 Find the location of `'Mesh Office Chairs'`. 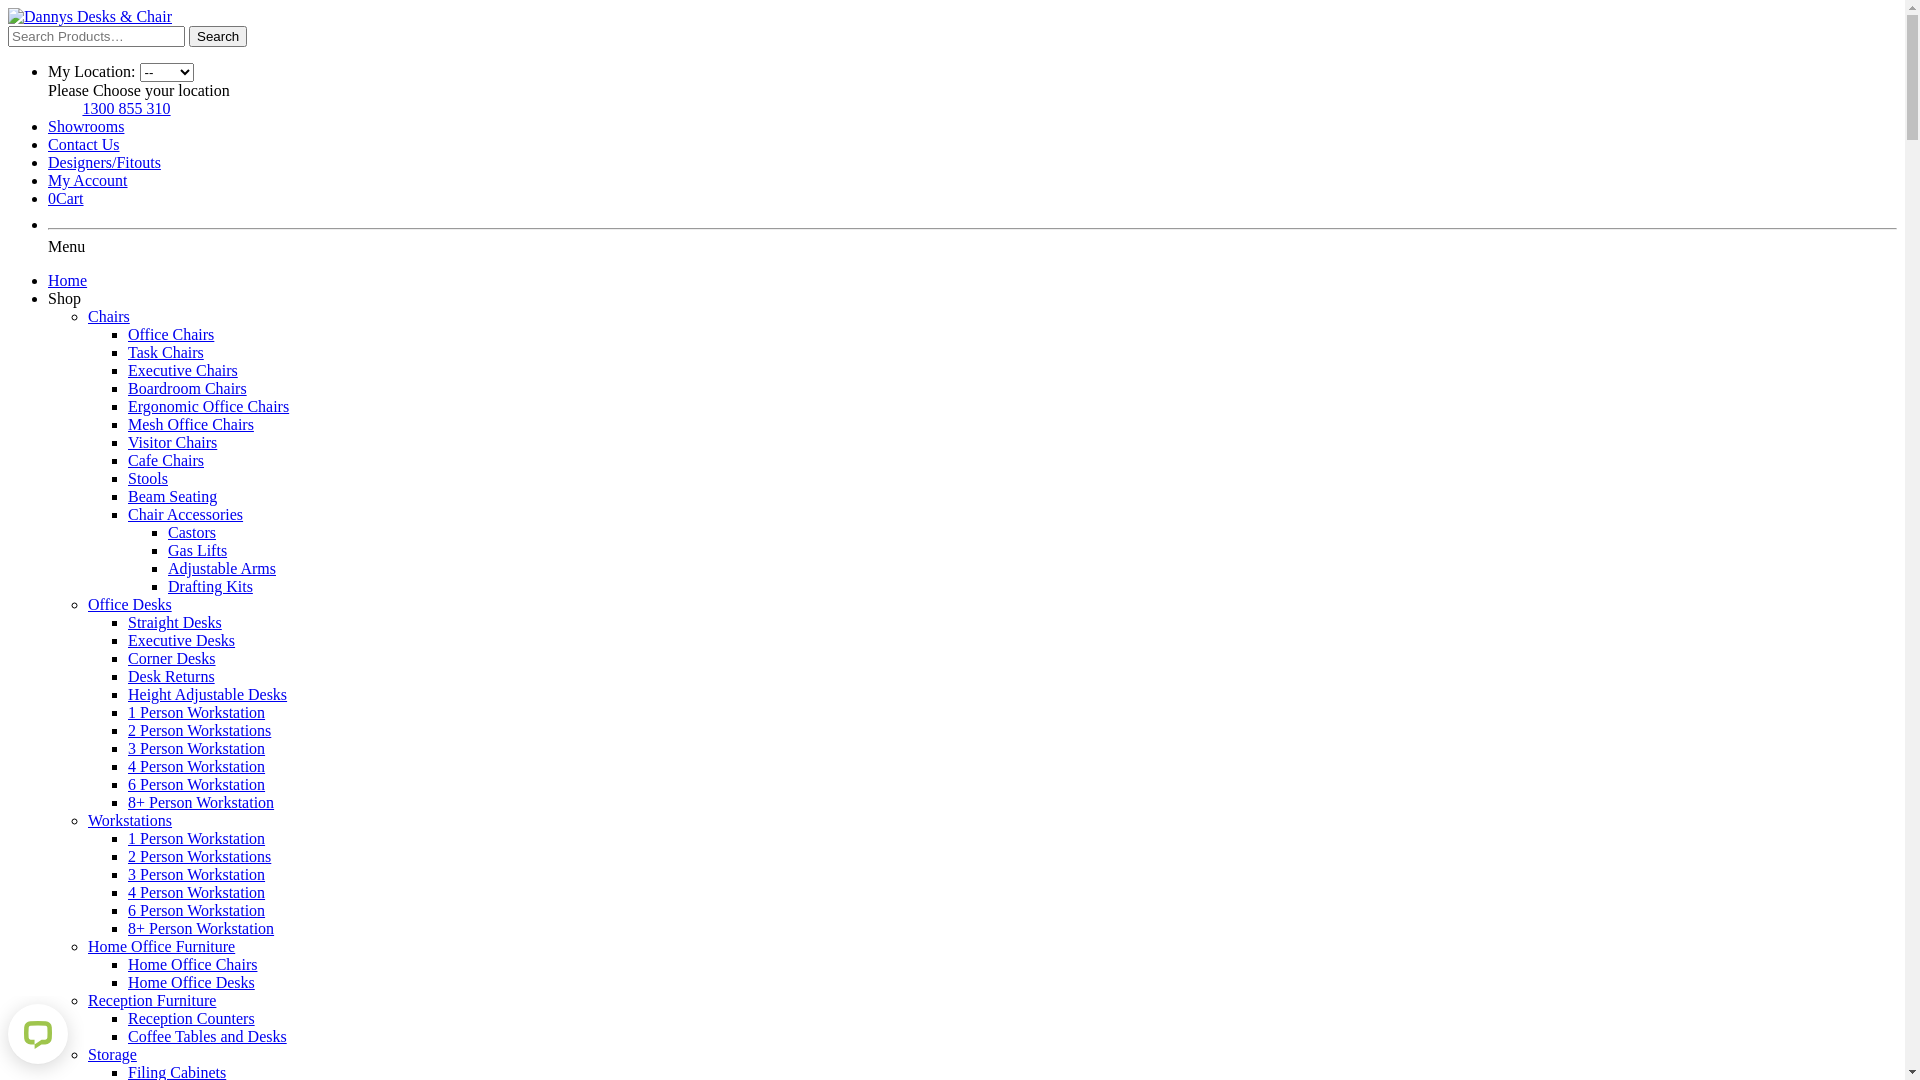

'Mesh Office Chairs' is located at coordinates (191, 423).